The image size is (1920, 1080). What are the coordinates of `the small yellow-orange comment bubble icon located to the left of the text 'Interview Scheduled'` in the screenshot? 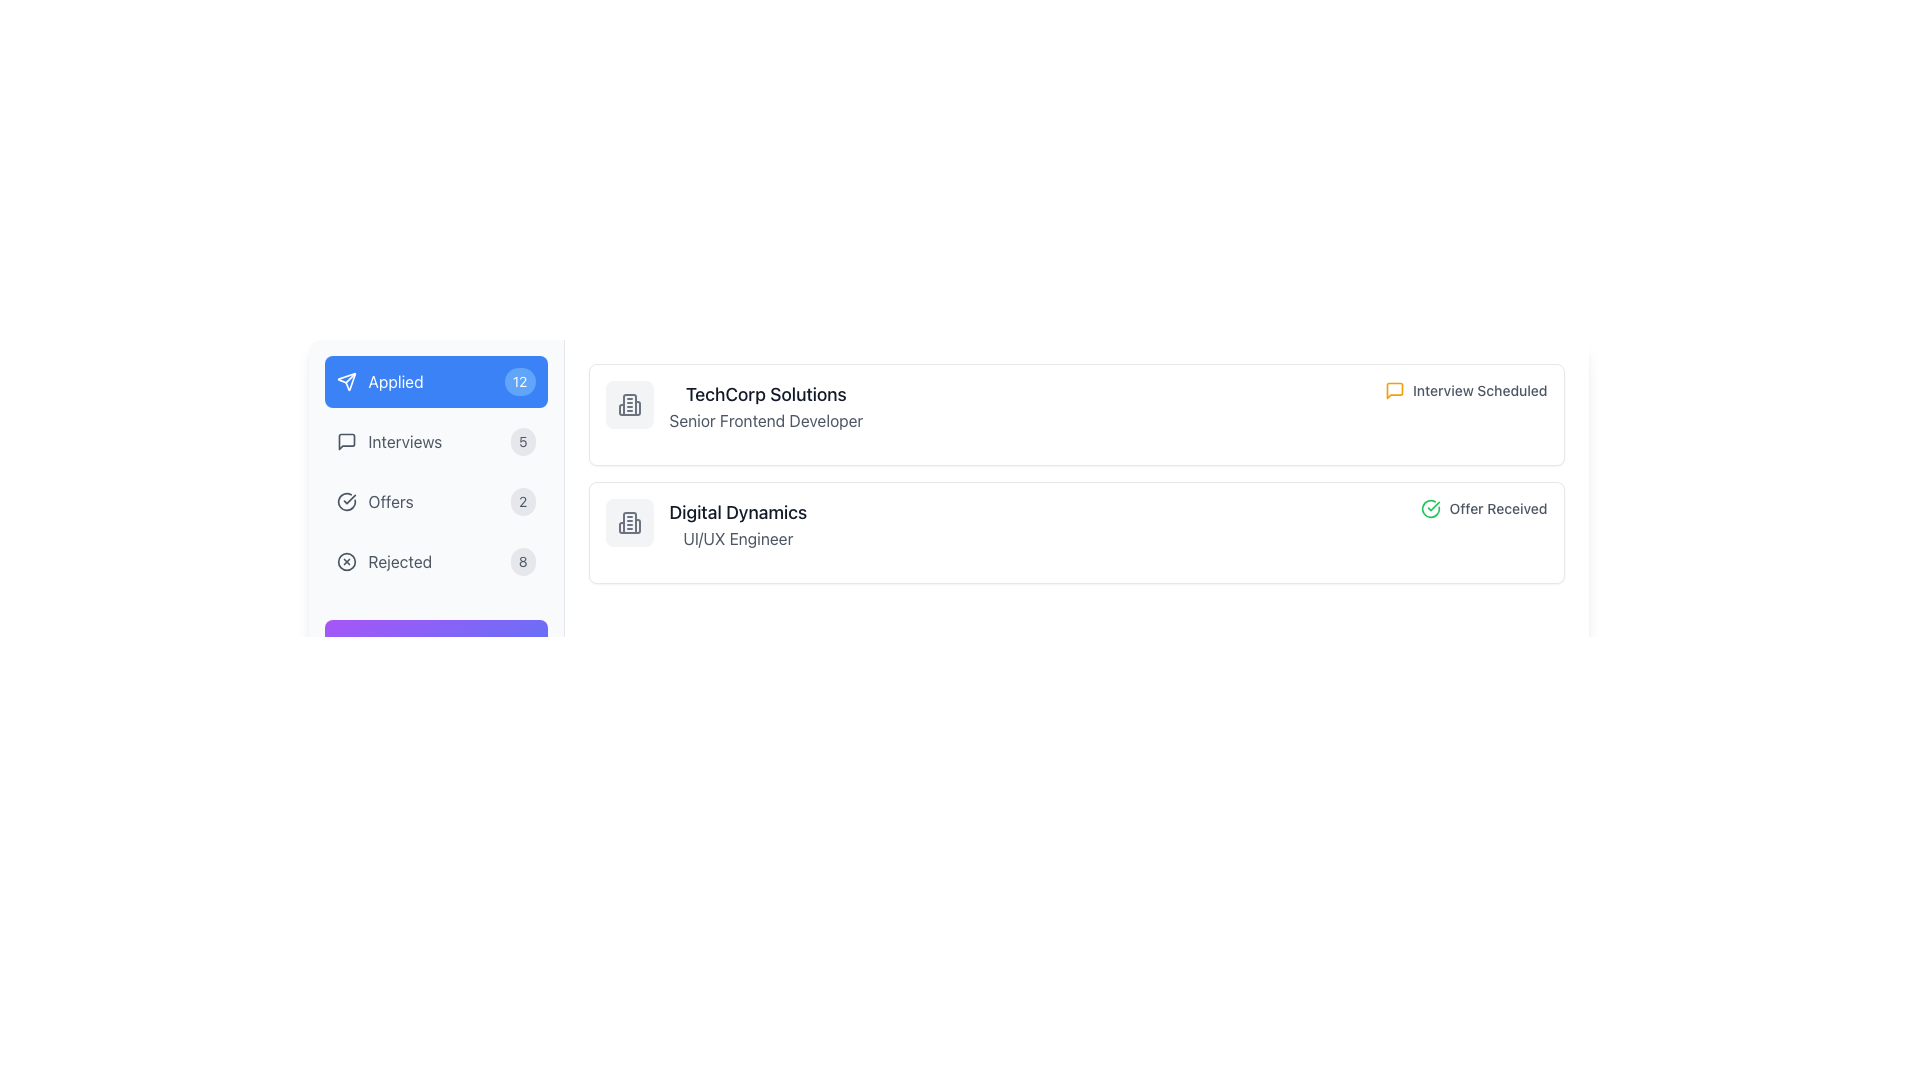 It's located at (1394, 390).